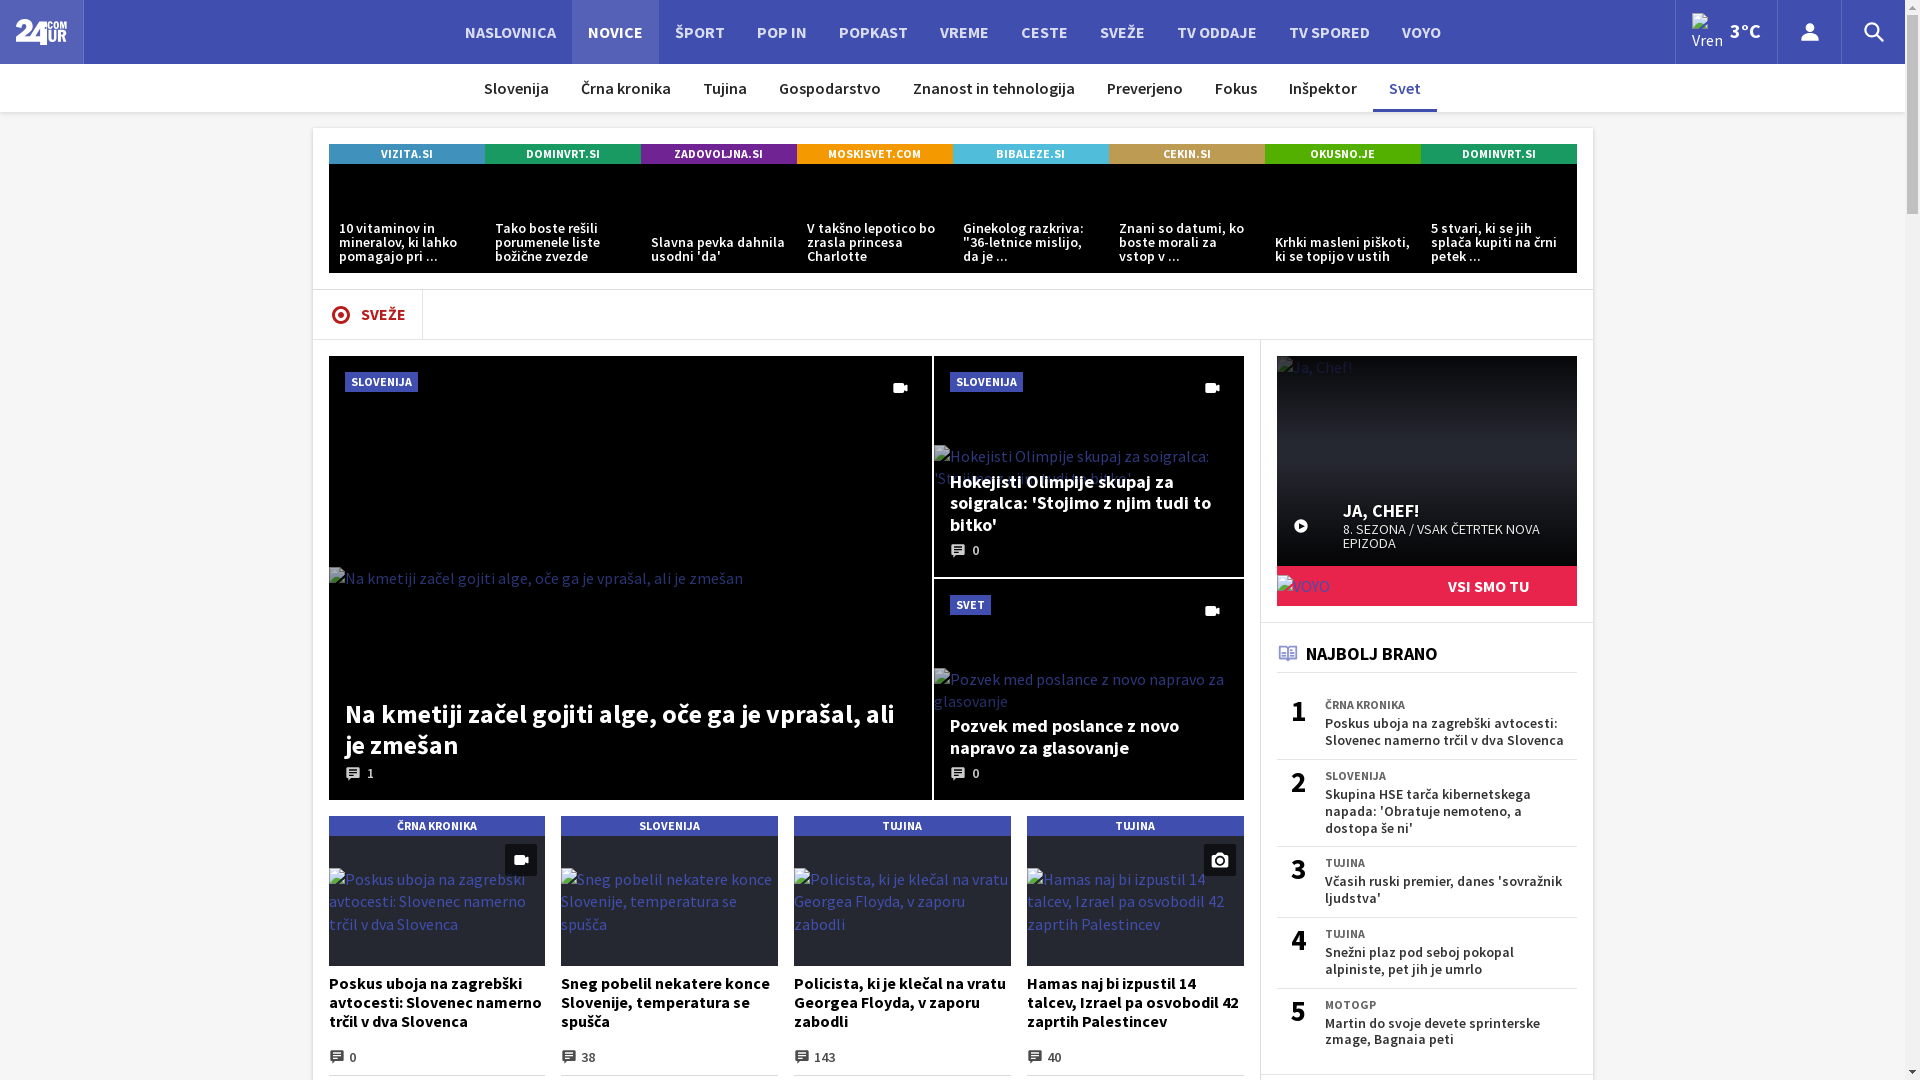  Describe the element at coordinates (964, 31) in the screenshot. I see `'VREME'` at that location.